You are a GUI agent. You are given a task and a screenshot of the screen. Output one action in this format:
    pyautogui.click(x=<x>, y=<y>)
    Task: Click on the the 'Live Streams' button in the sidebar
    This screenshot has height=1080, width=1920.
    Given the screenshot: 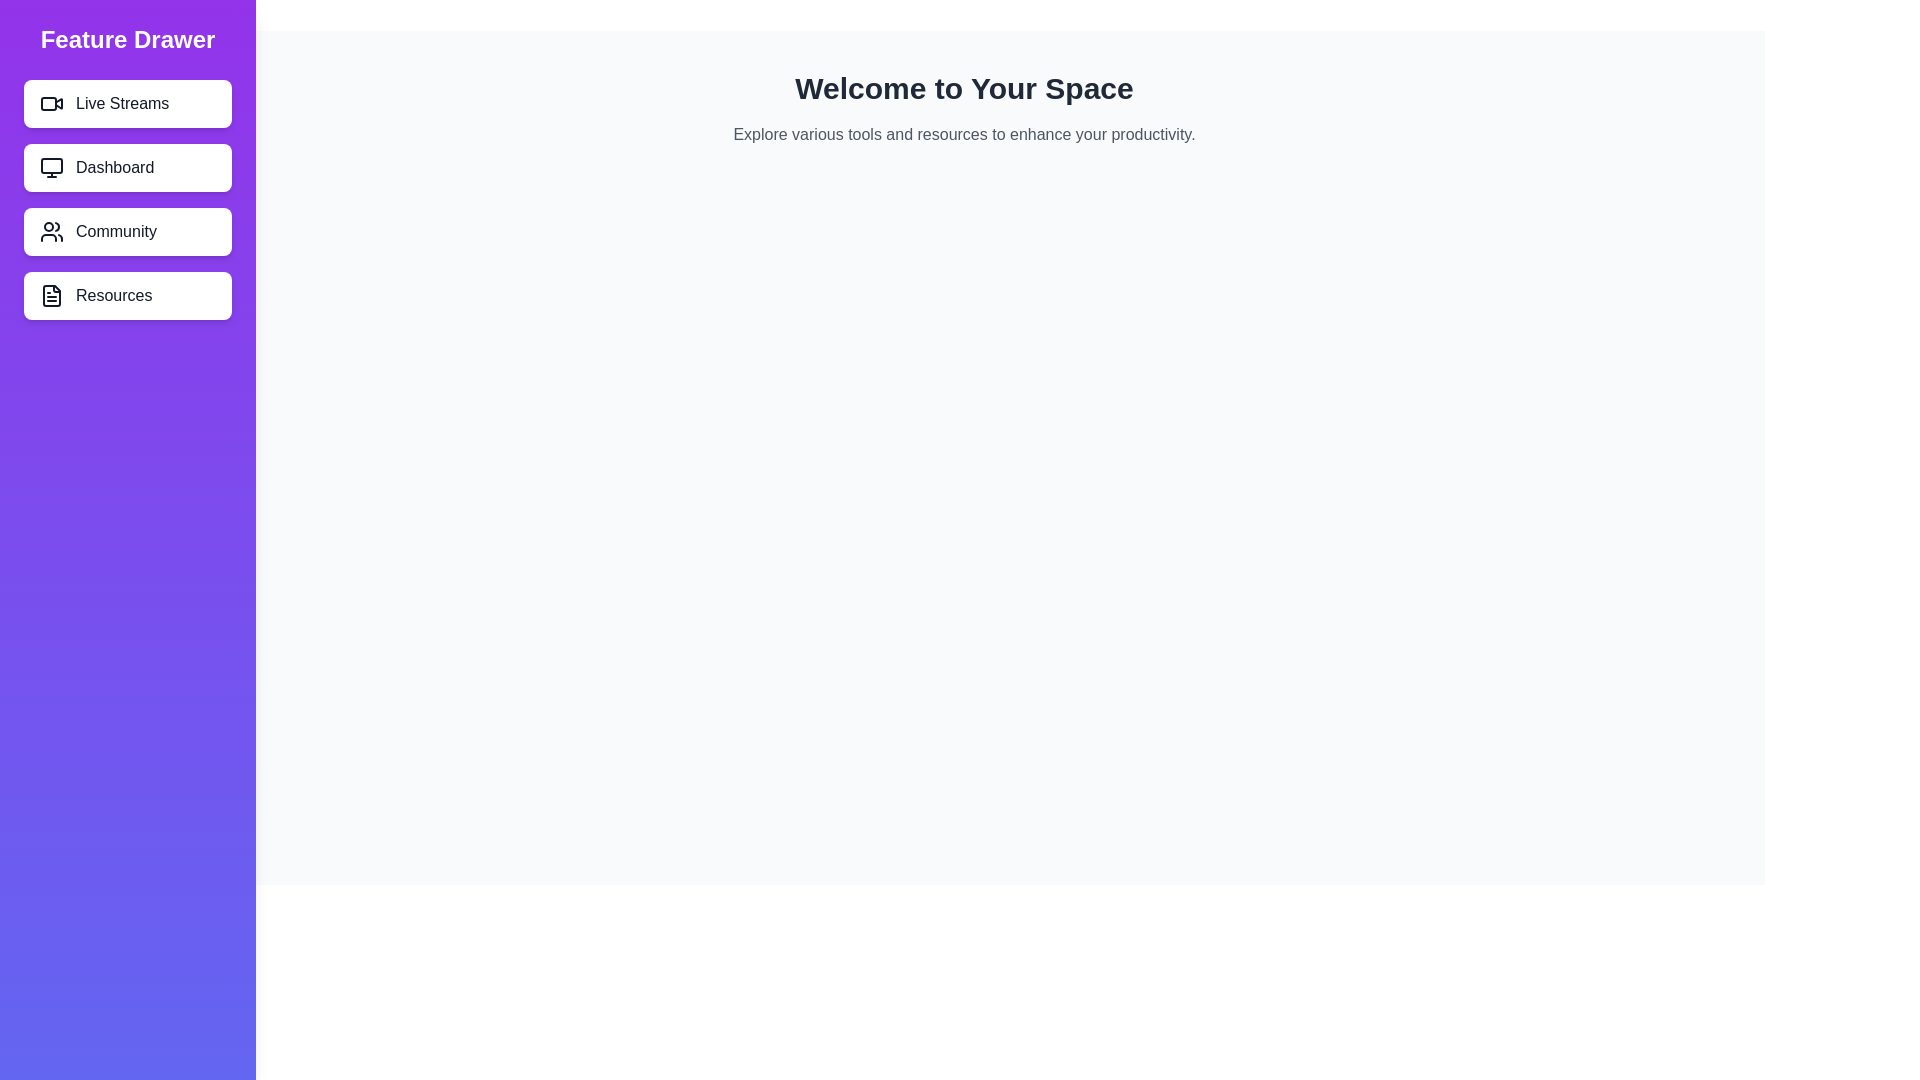 What is the action you would take?
    pyautogui.click(x=127, y=104)
    